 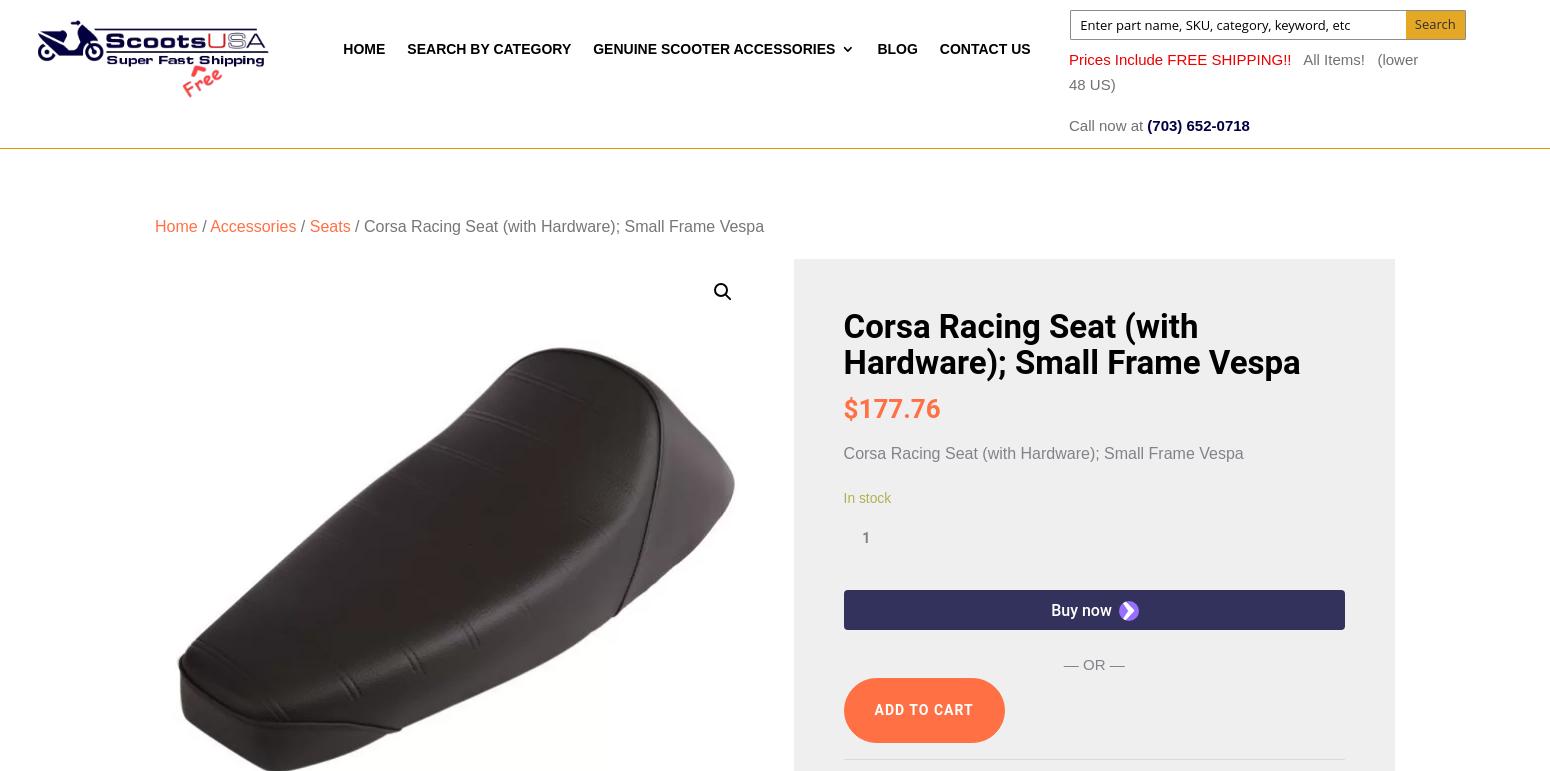 I want to click on 'Stock Genuine Scooter Parts', so click(x=680, y=540).